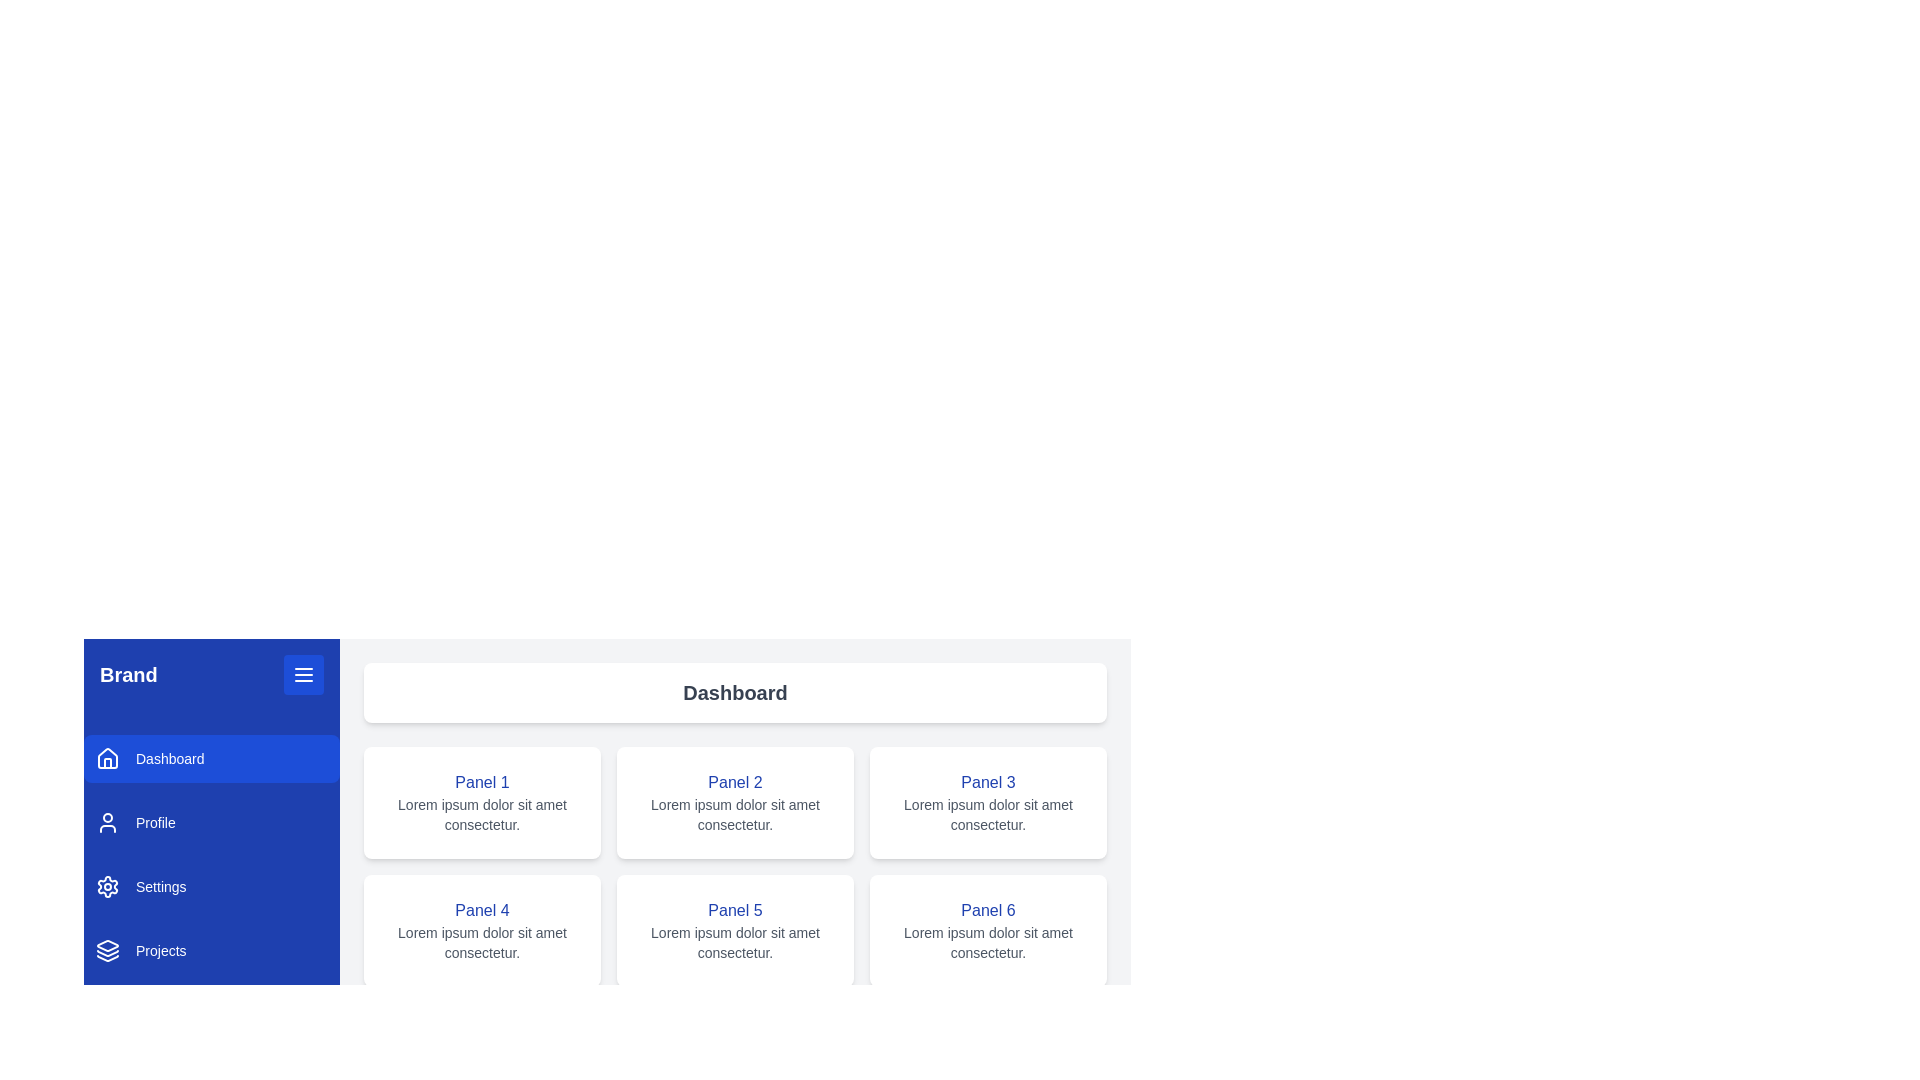  Describe the element at coordinates (482, 814) in the screenshot. I see `the text display element that reads 'Lorem ipsum dolor sit amet consectetur.' which is styled with a small font size and gray color, located within a white card-like panel` at that location.